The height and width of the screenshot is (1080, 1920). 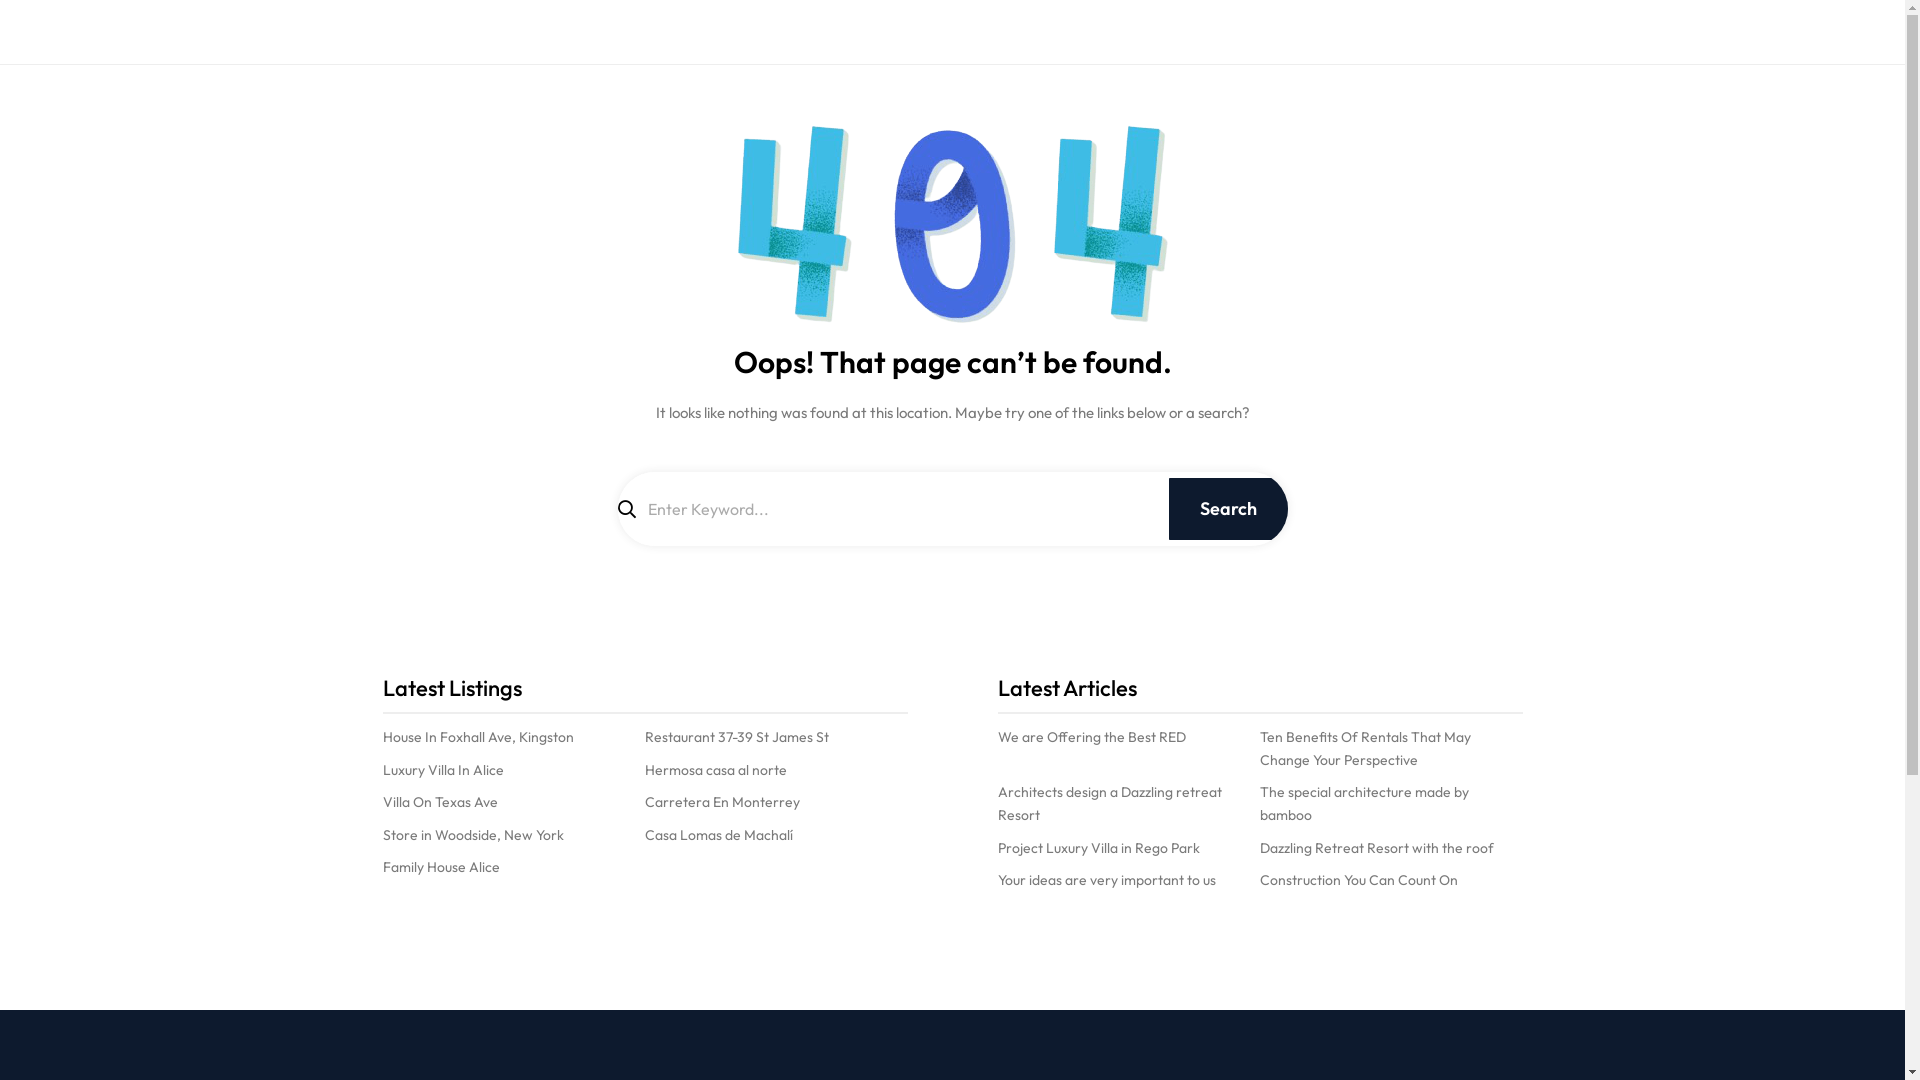 What do you see at coordinates (1129, 802) in the screenshot?
I see `'Architects design a Dazzling retreat Resort'` at bounding box center [1129, 802].